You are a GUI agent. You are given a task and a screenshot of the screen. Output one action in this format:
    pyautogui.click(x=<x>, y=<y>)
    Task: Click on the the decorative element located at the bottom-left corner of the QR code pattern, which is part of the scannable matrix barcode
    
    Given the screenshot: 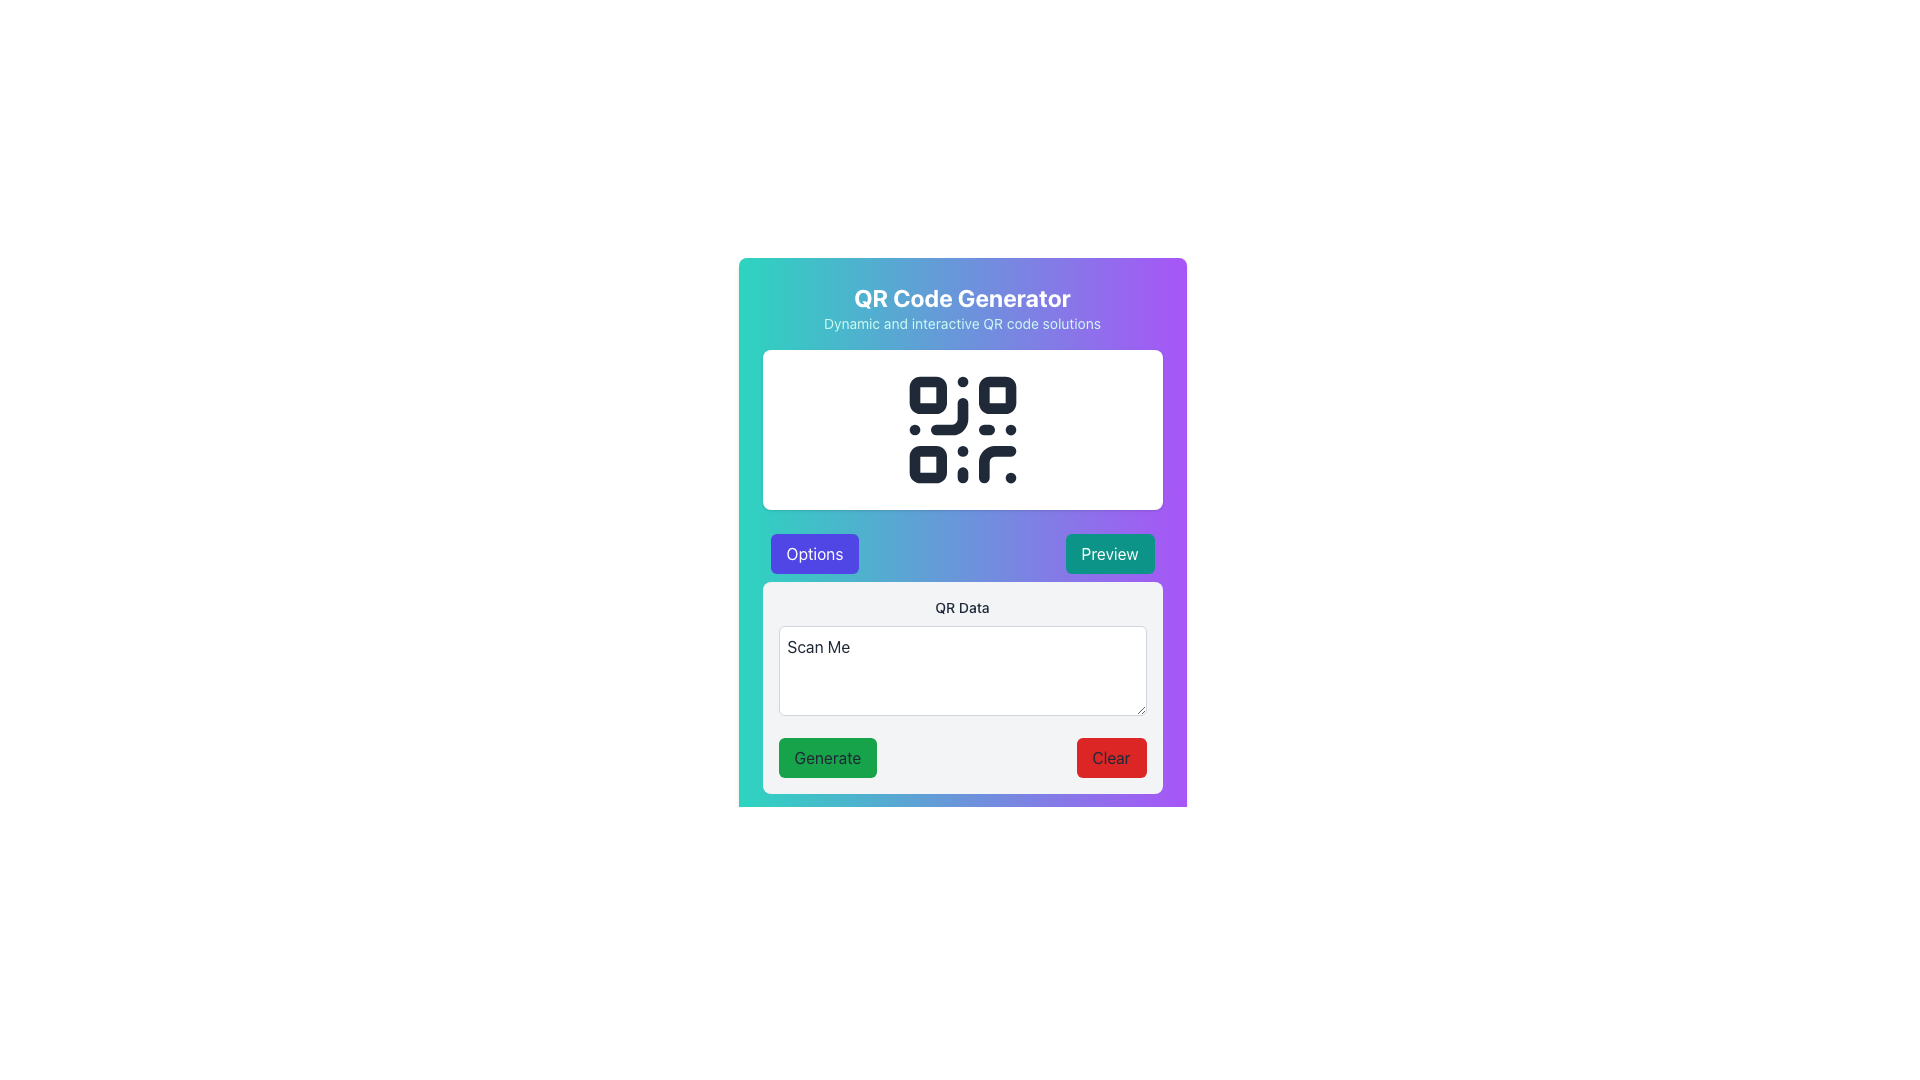 What is the action you would take?
    pyautogui.click(x=926, y=464)
    